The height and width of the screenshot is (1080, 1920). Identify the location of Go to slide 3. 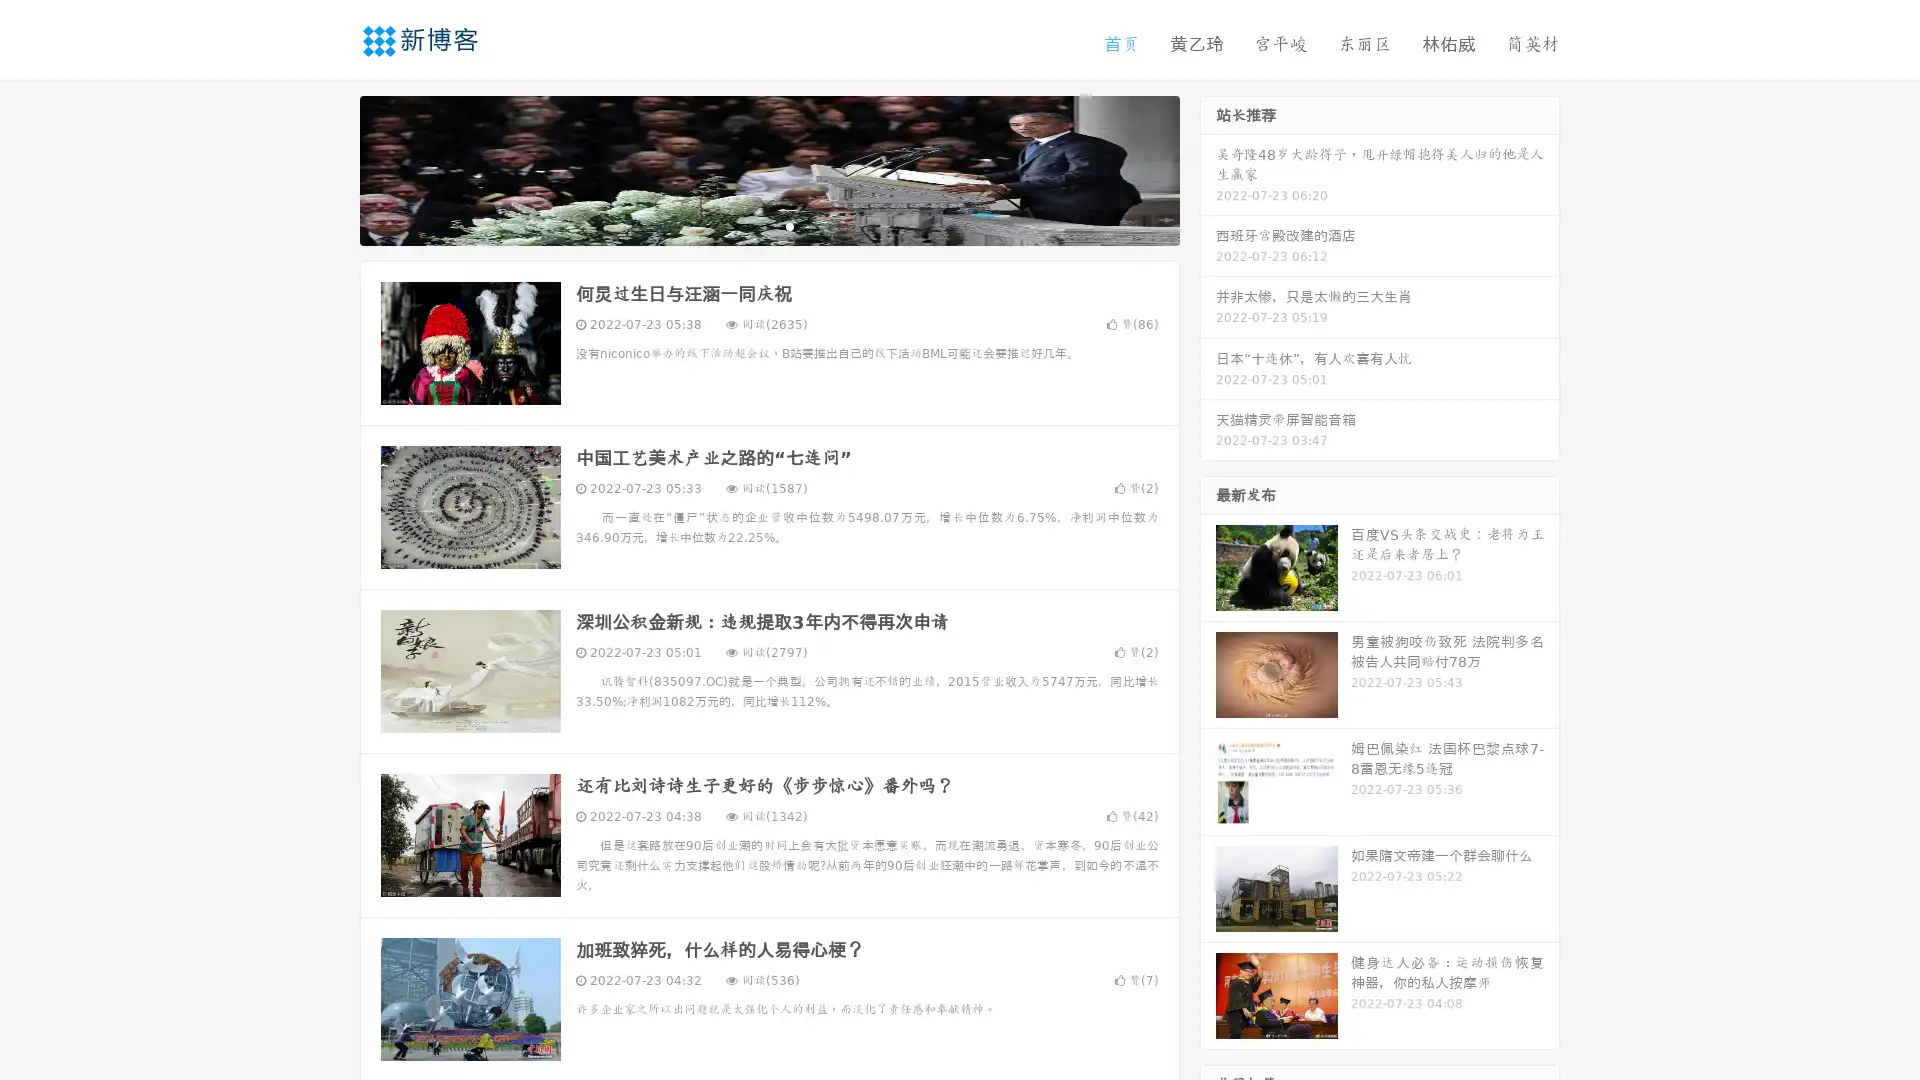
(789, 225).